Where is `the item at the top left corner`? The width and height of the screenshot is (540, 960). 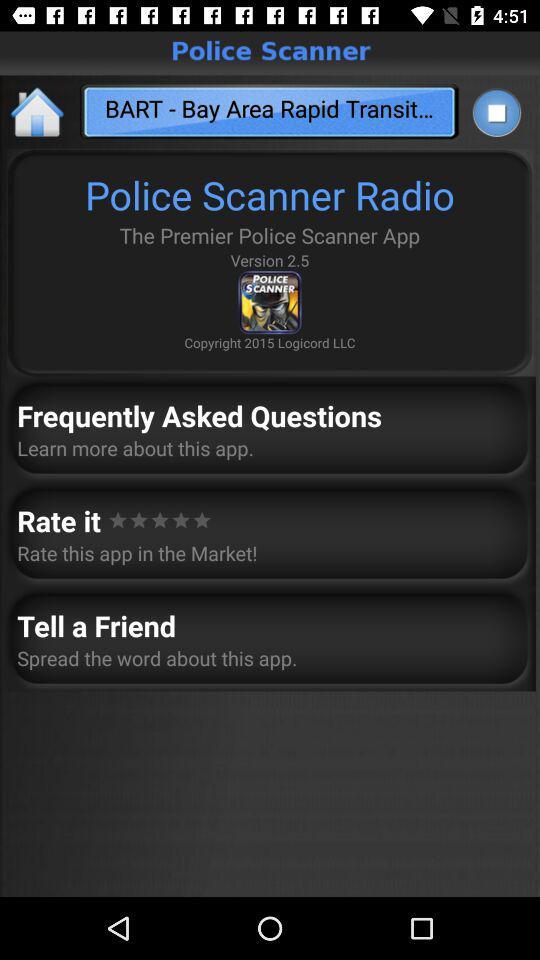
the item at the top left corner is located at coordinates (38, 111).